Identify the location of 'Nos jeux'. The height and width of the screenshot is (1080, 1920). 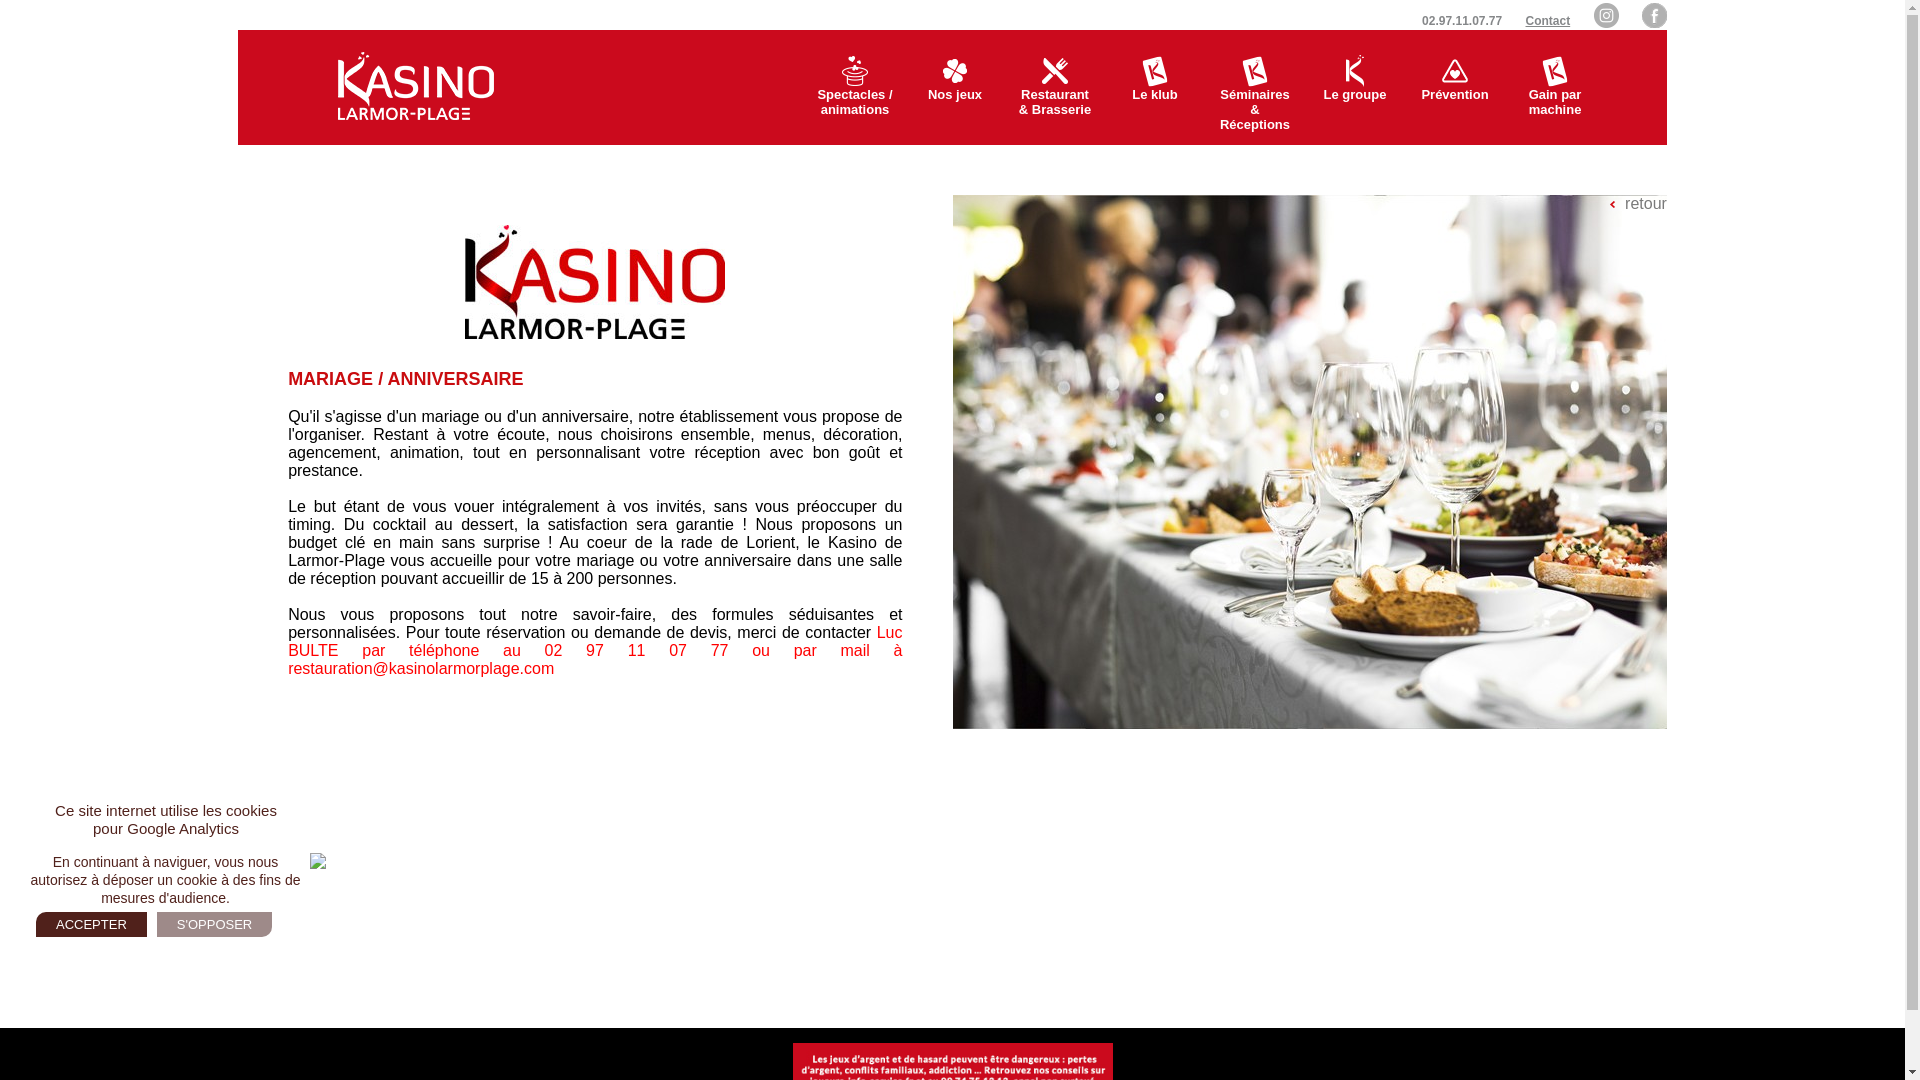
(954, 86).